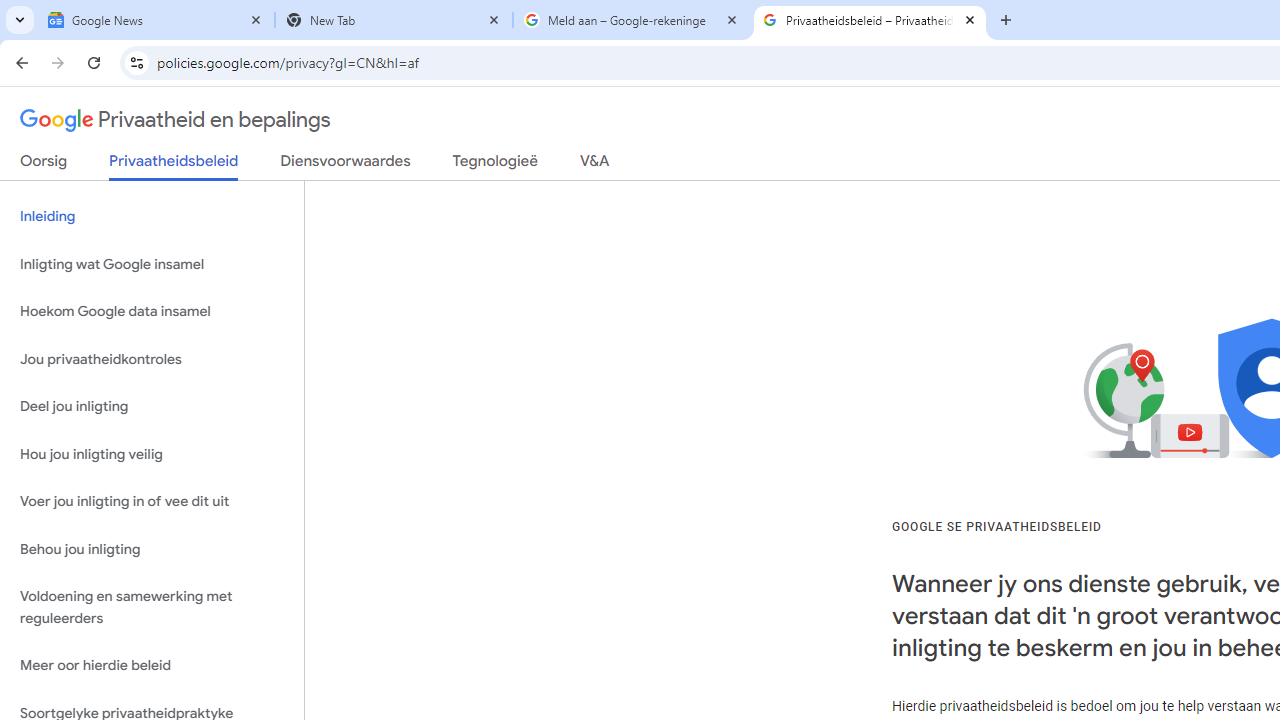 The image size is (1280, 720). What do you see at coordinates (151, 358) in the screenshot?
I see `'Jou privaatheidkontroles'` at bounding box center [151, 358].